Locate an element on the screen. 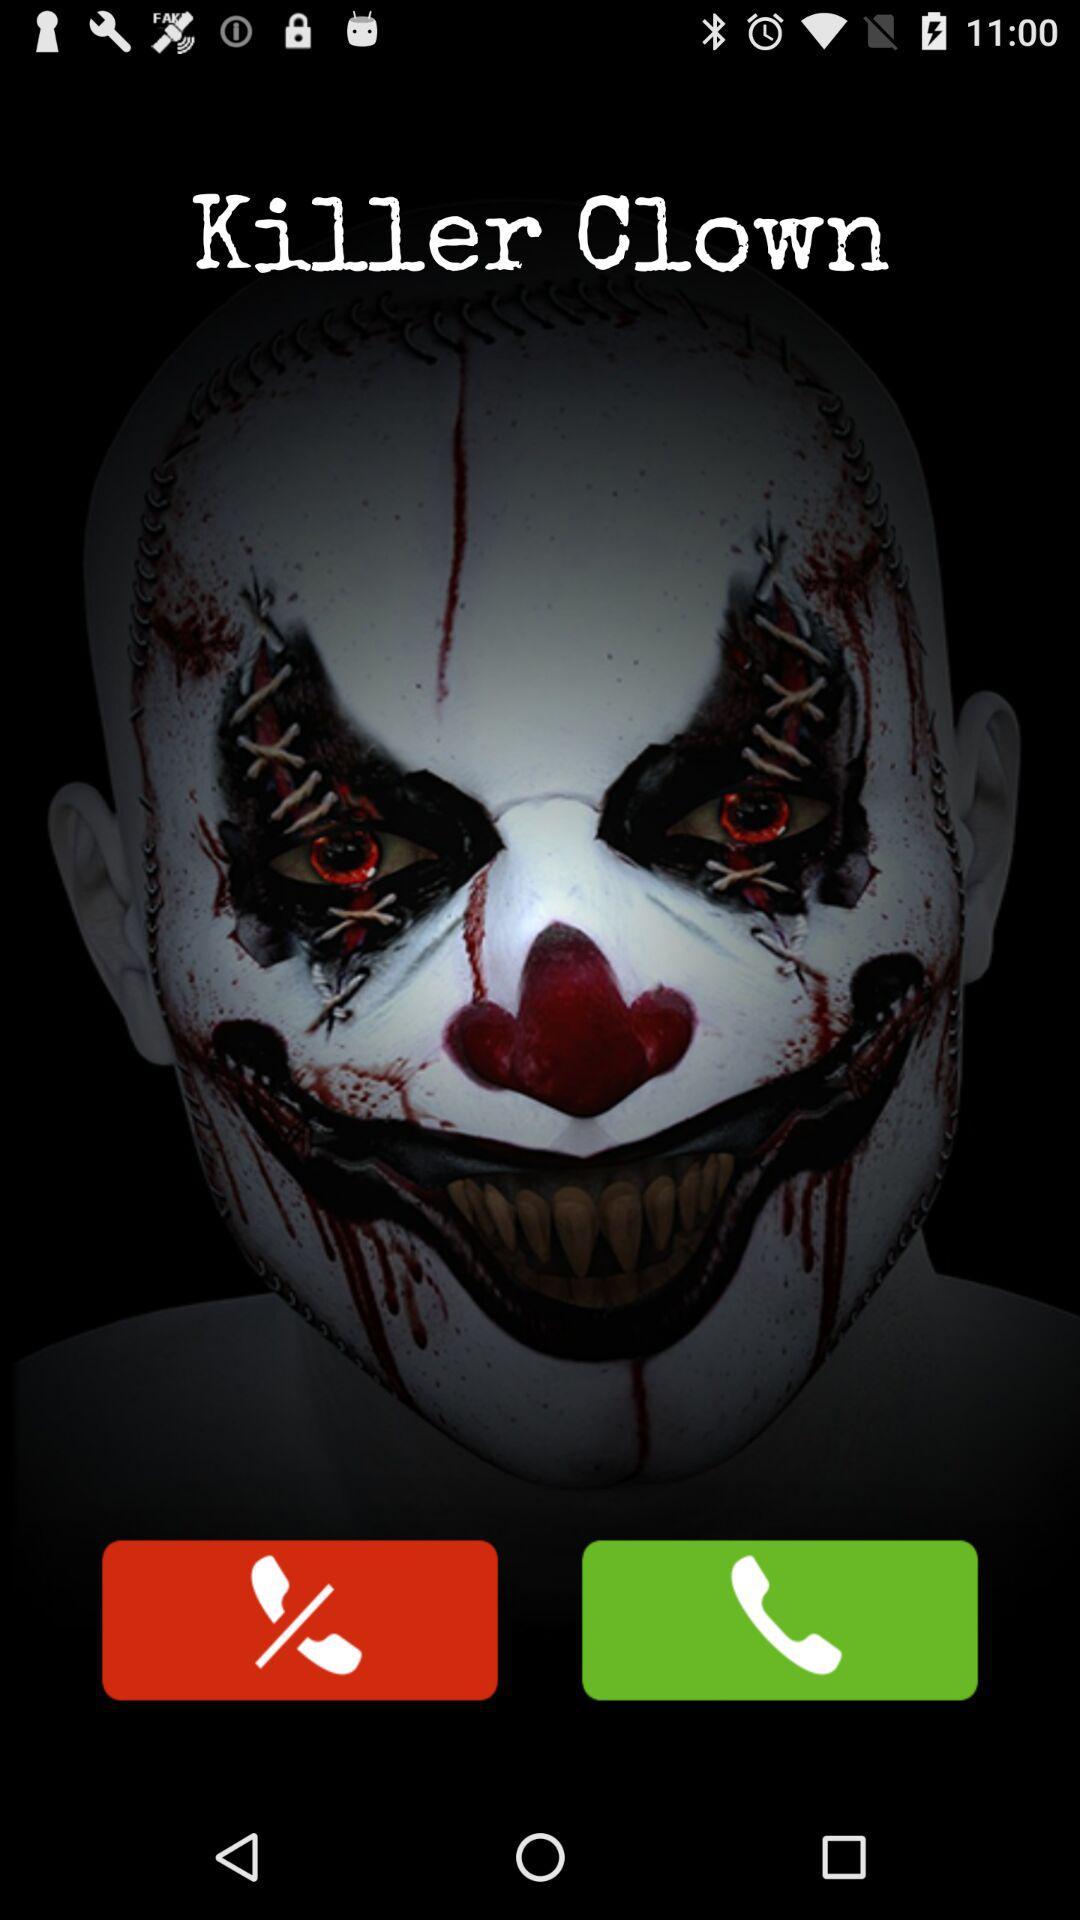  pickup call is located at coordinates (778, 1620).